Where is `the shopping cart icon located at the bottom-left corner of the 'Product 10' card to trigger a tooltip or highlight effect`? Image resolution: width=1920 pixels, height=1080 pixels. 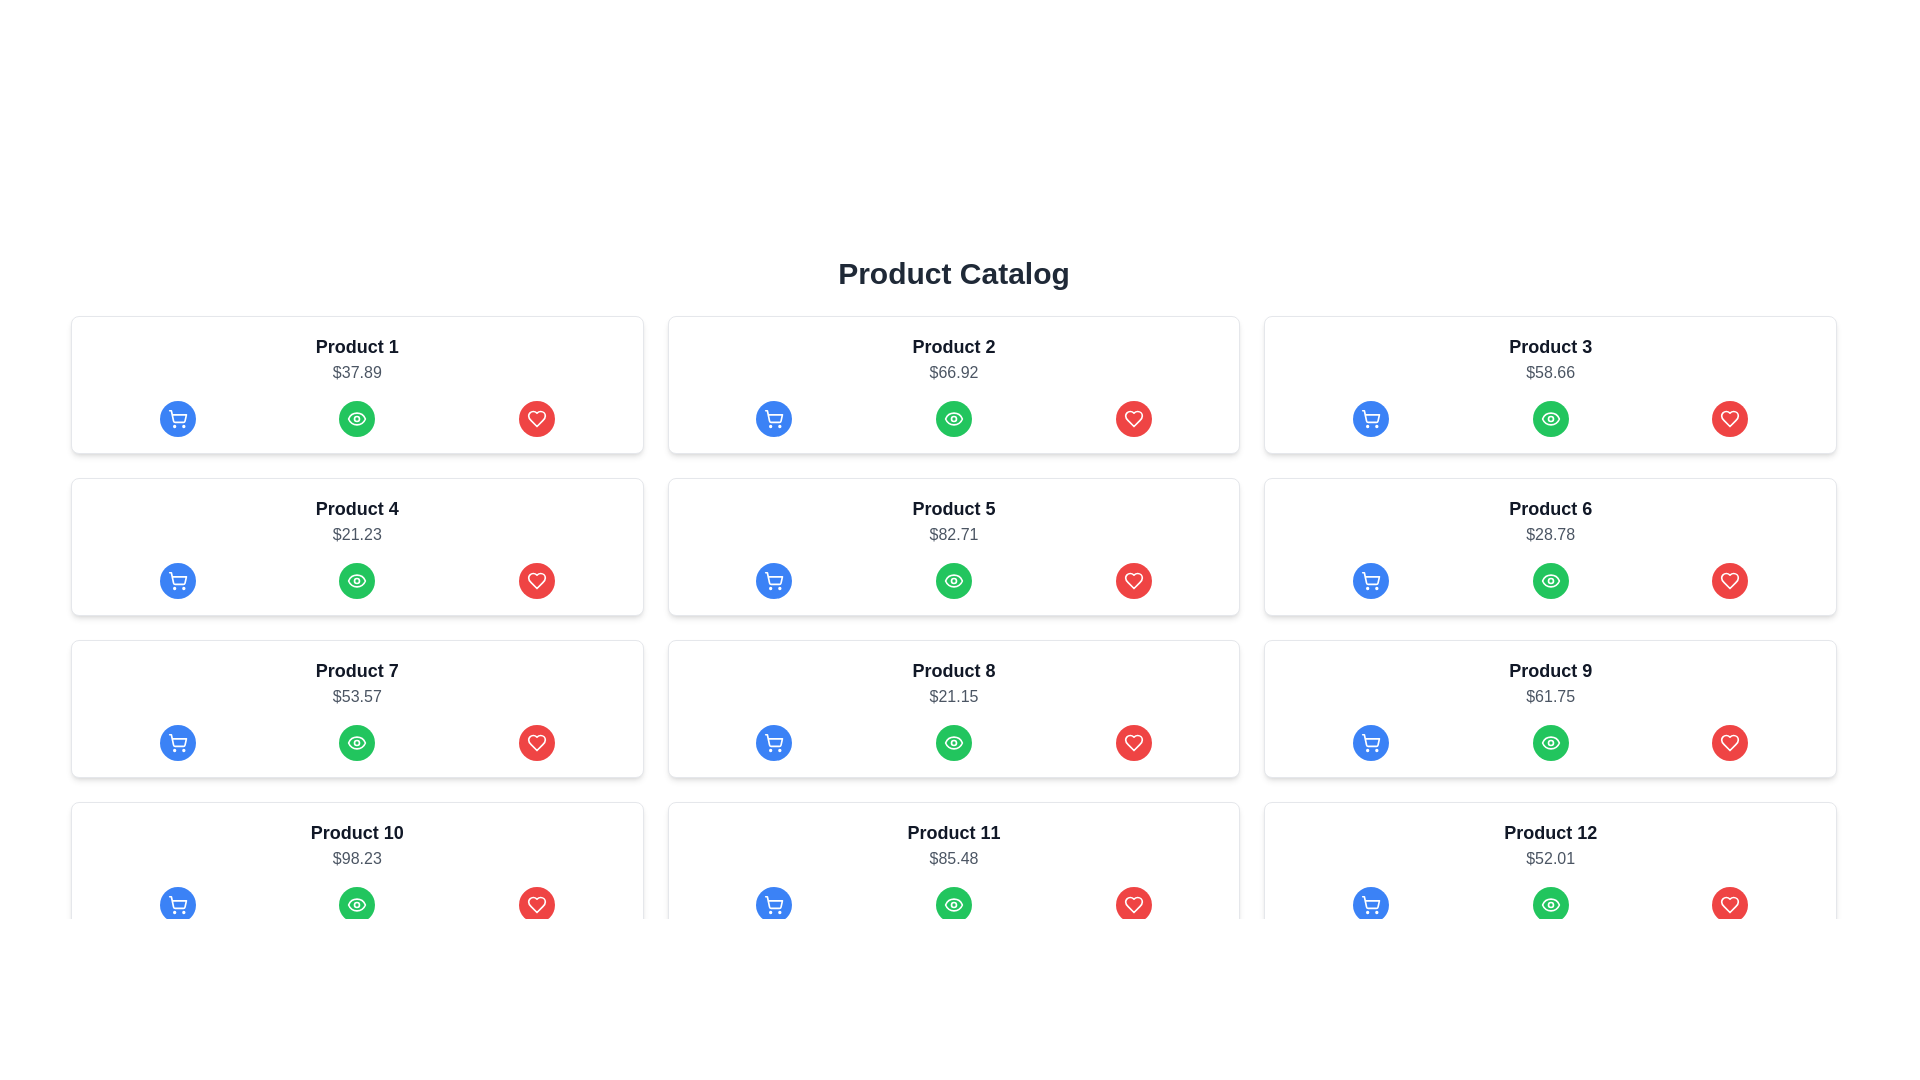 the shopping cart icon located at the bottom-left corner of the 'Product 10' card to trigger a tooltip or highlight effect is located at coordinates (177, 902).